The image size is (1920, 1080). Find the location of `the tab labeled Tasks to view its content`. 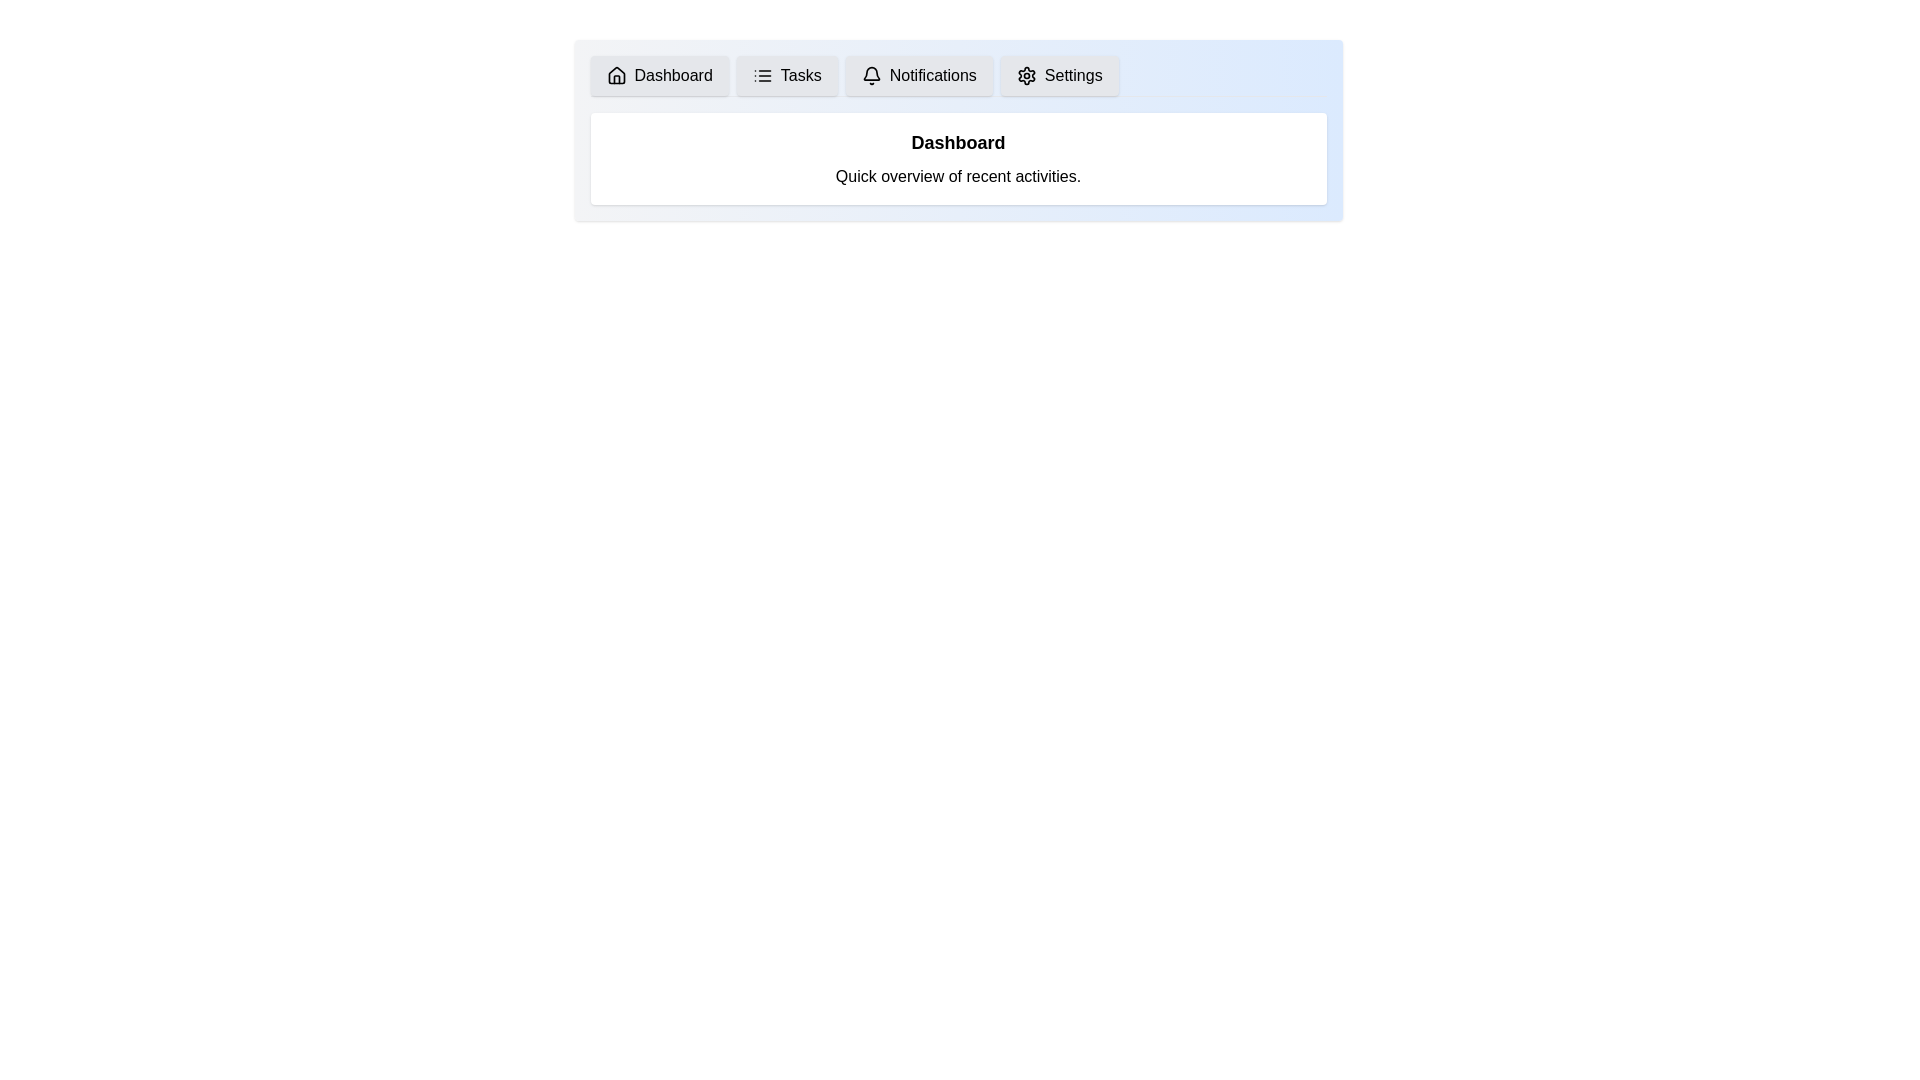

the tab labeled Tasks to view its content is located at coordinates (786, 75).